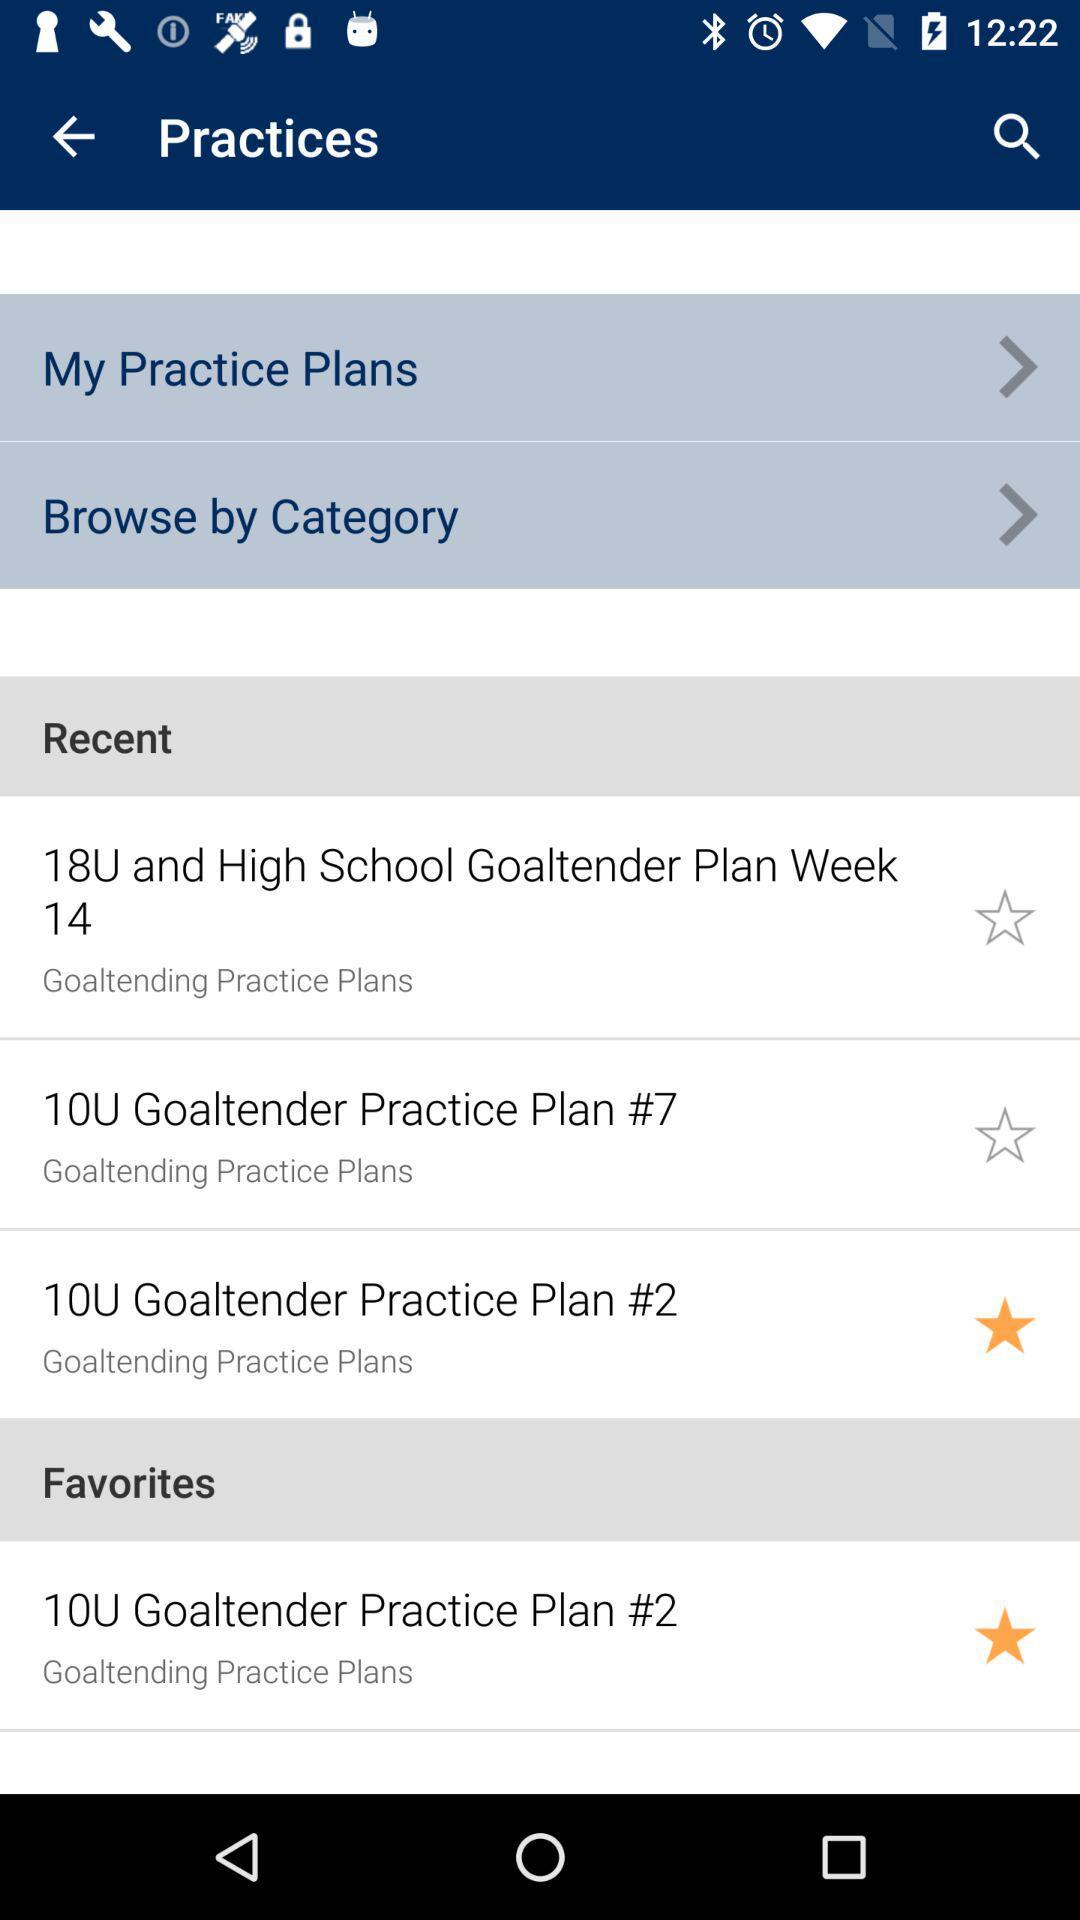 Image resolution: width=1080 pixels, height=1920 pixels. I want to click on the icon to the right of browse by category icon, so click(1017, 515).